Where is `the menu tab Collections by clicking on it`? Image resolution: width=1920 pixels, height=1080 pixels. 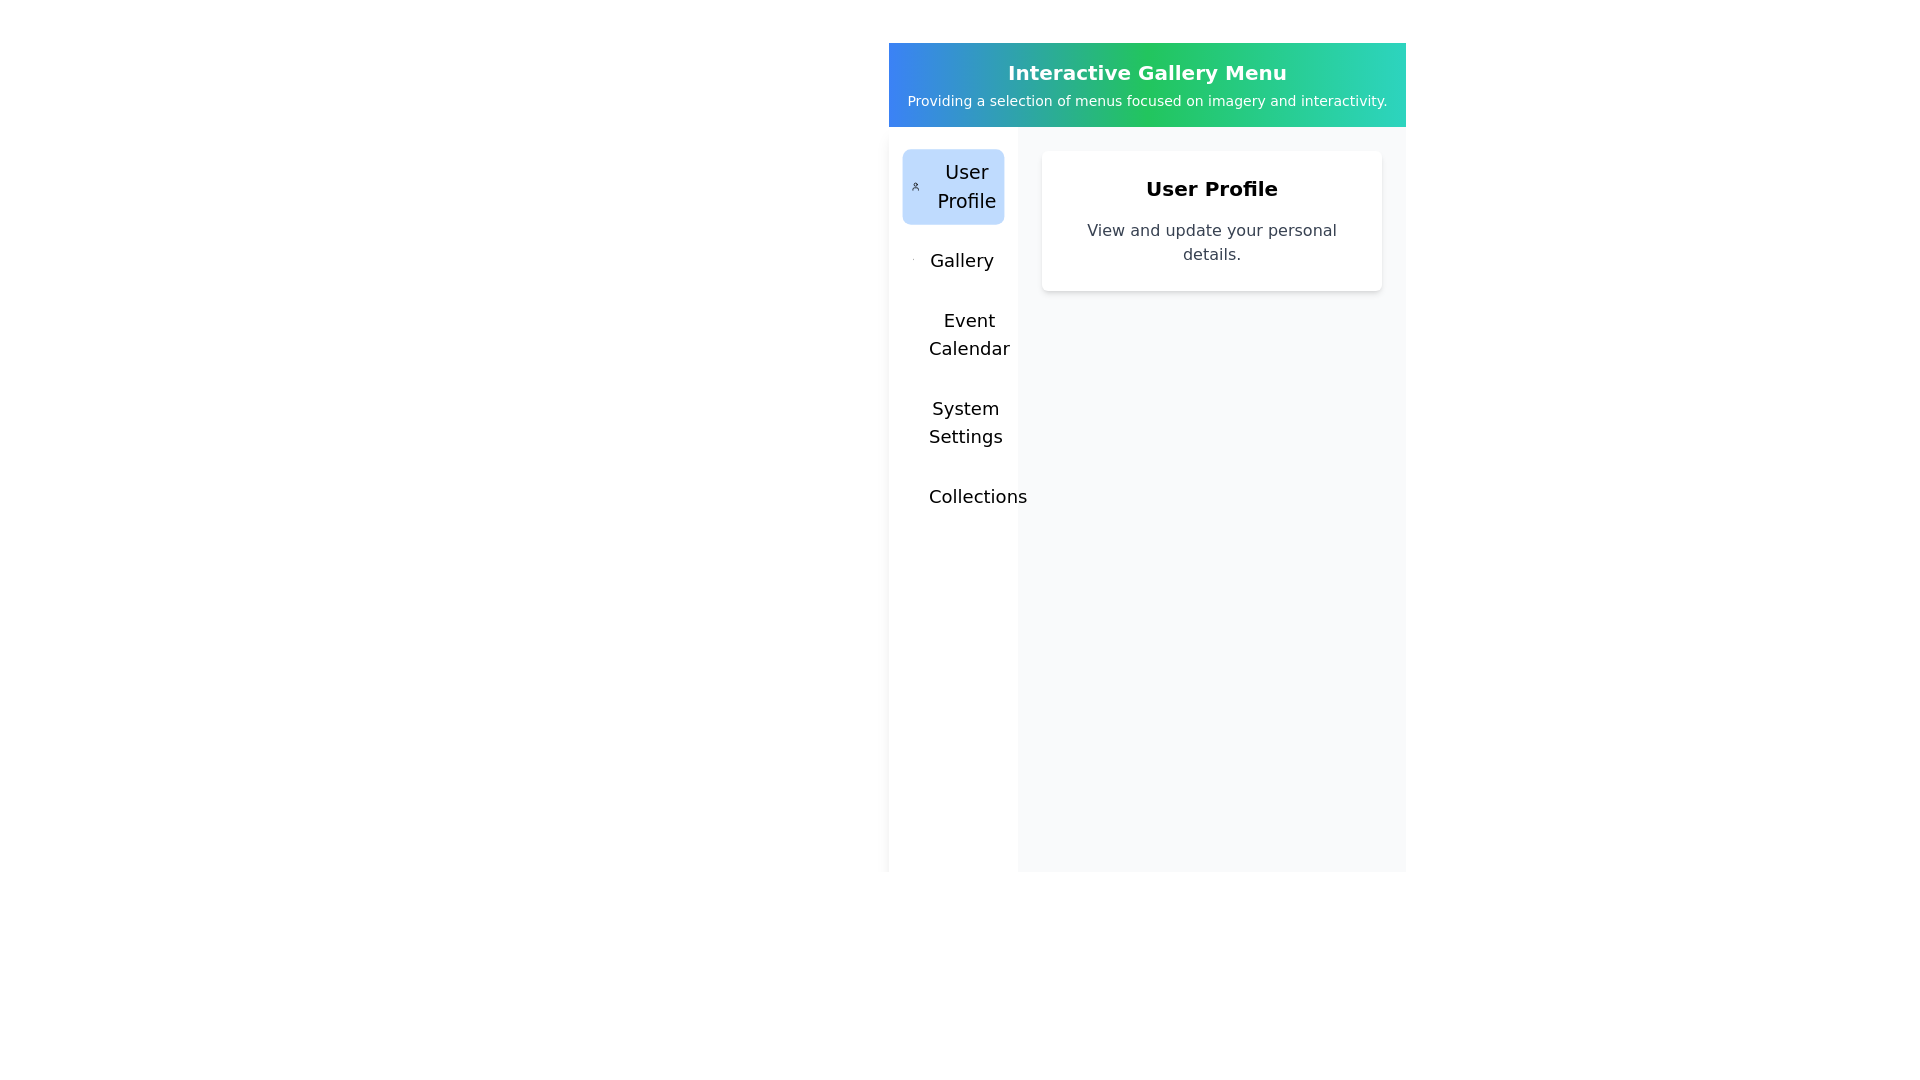 the menu tab Collections by clicking on it is located at coordinates (952, 496).